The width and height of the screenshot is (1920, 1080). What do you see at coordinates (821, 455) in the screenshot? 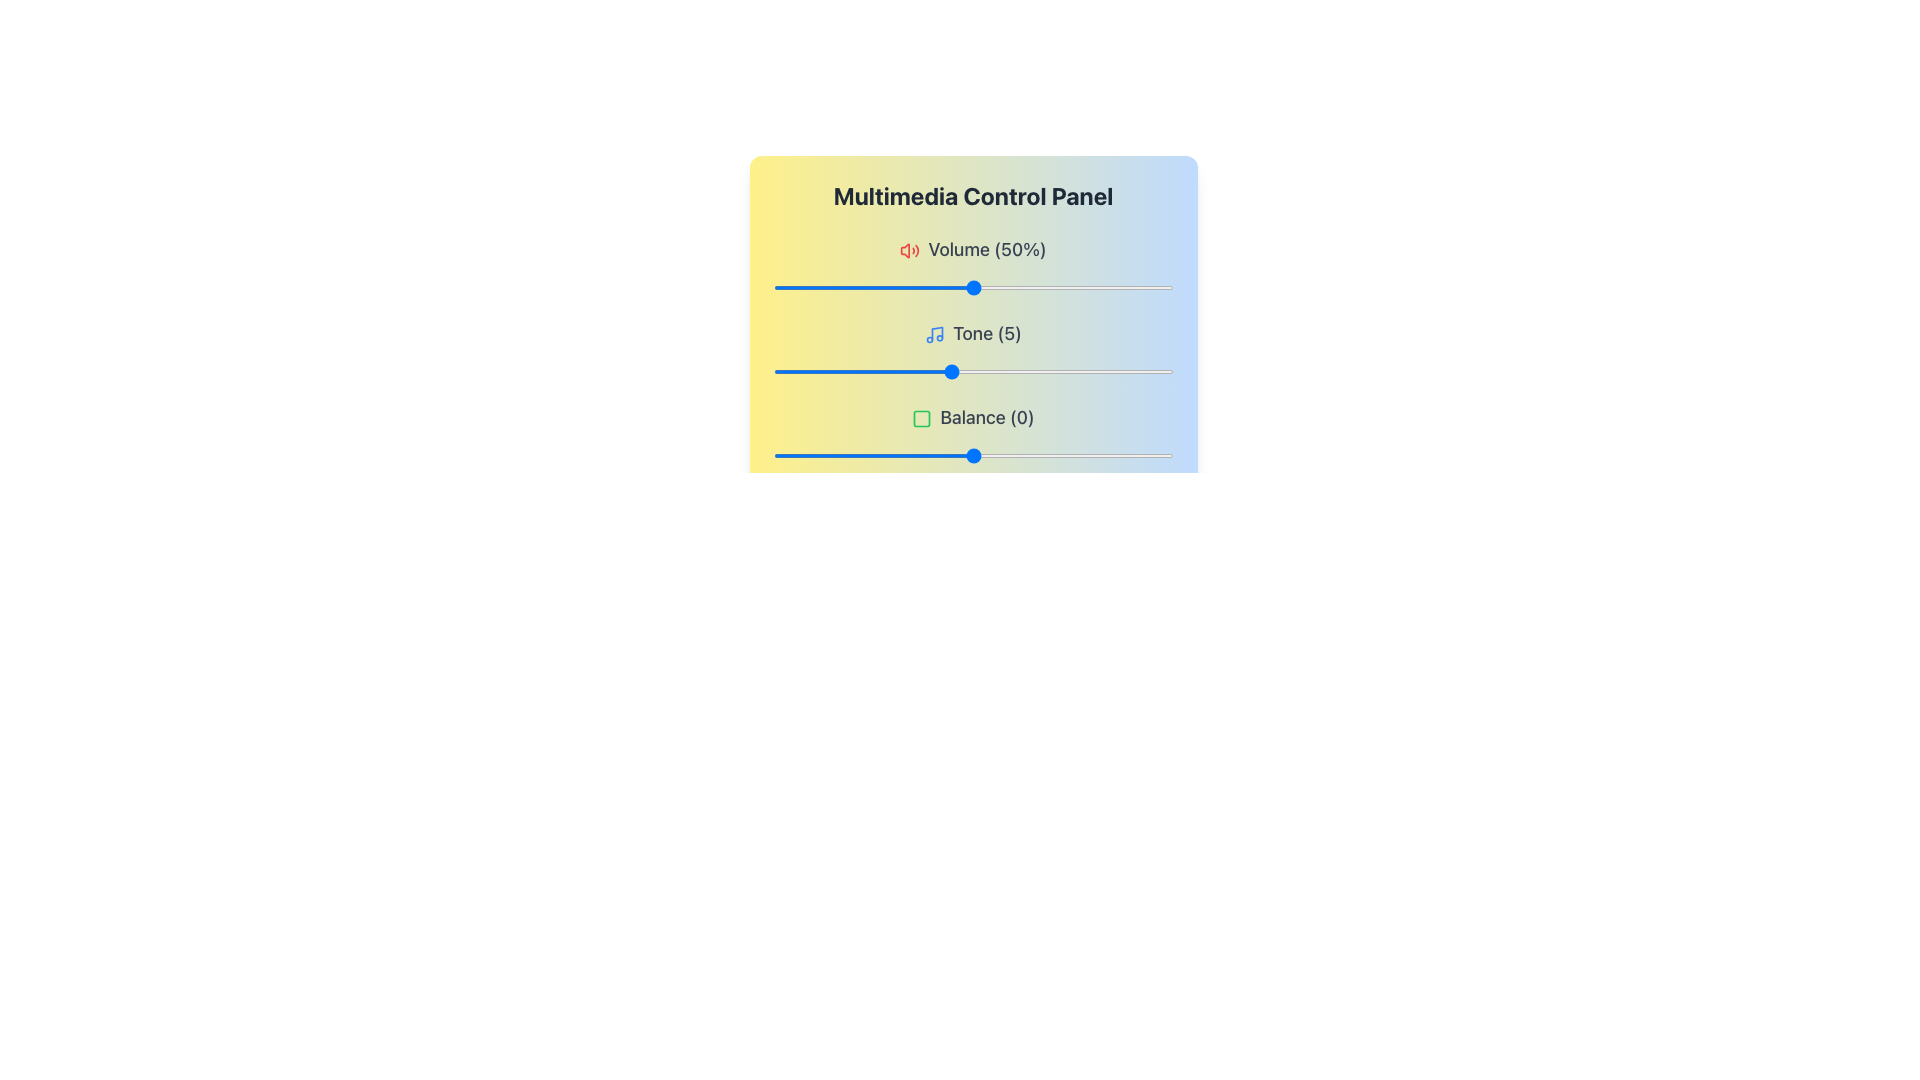
I see `the balance` at bounding box center [821, 455].